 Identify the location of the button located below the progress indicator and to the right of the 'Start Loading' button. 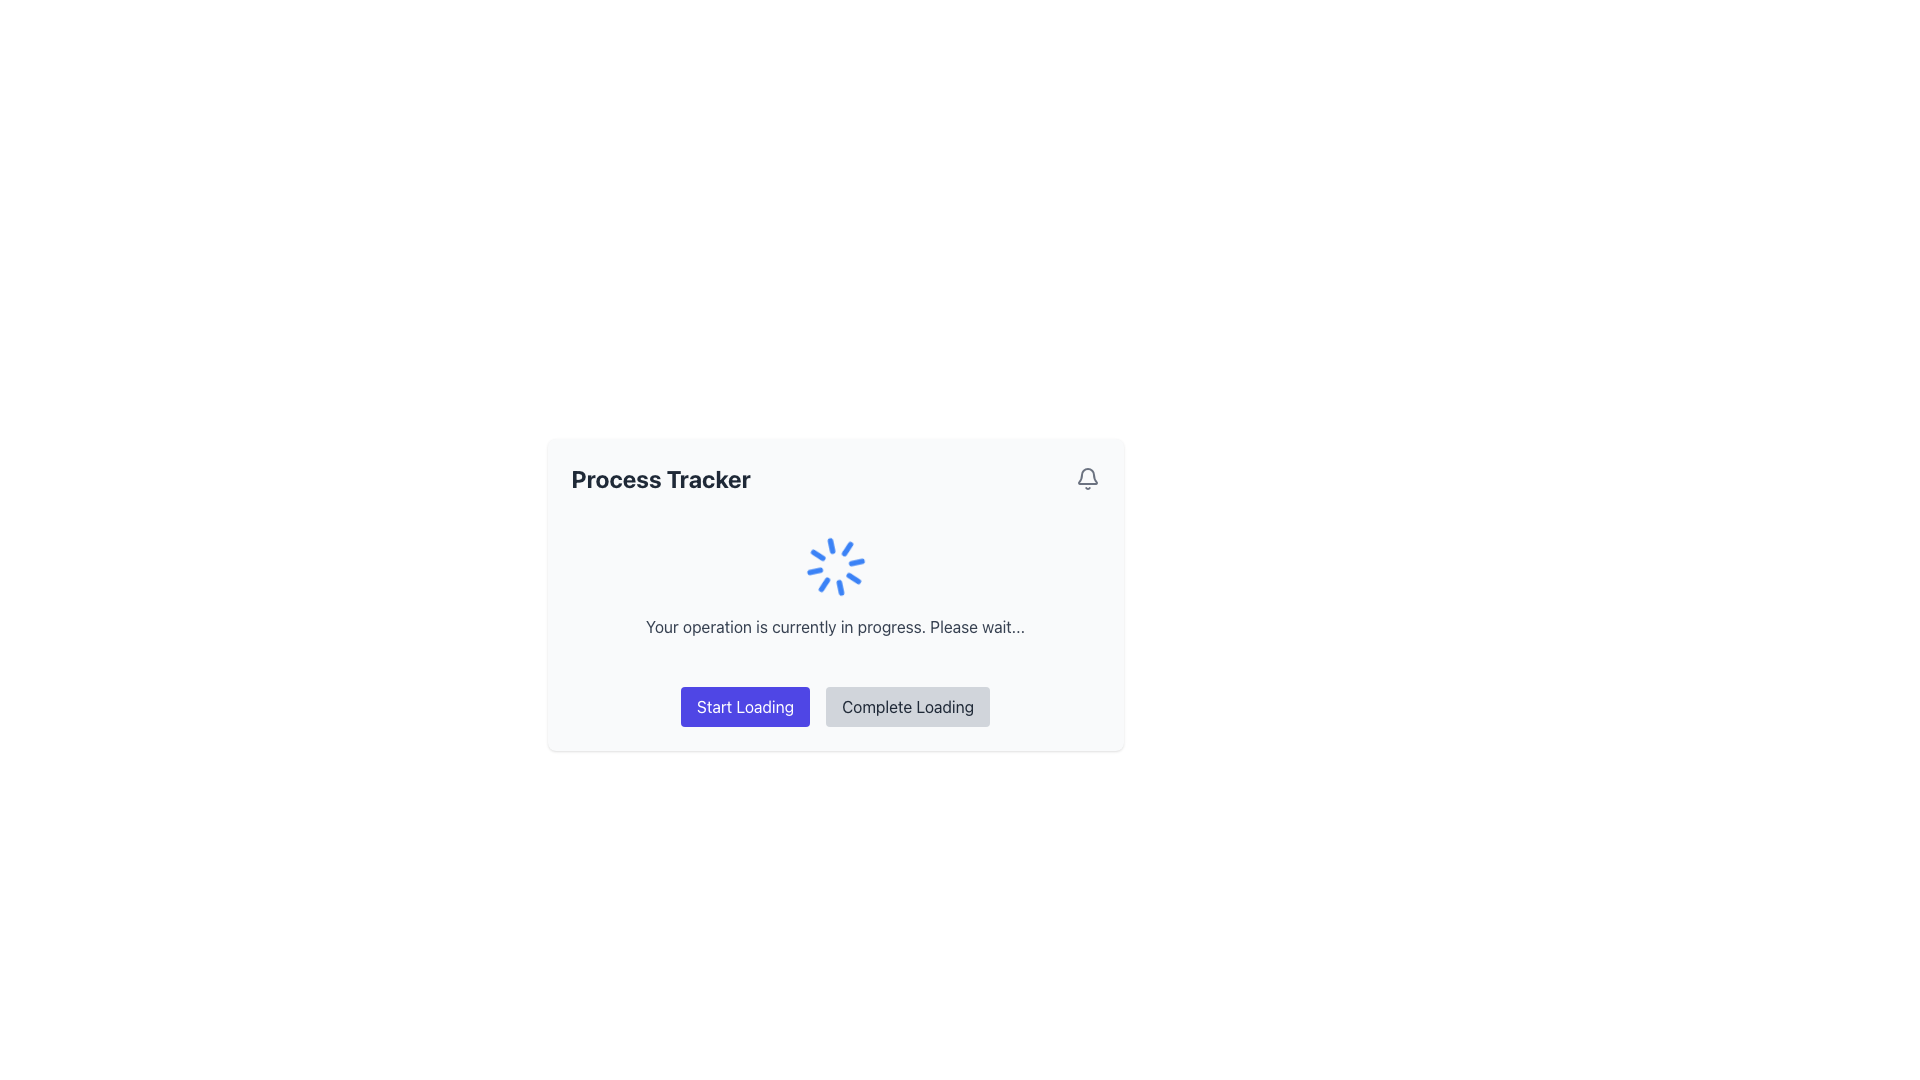
(906, 705).